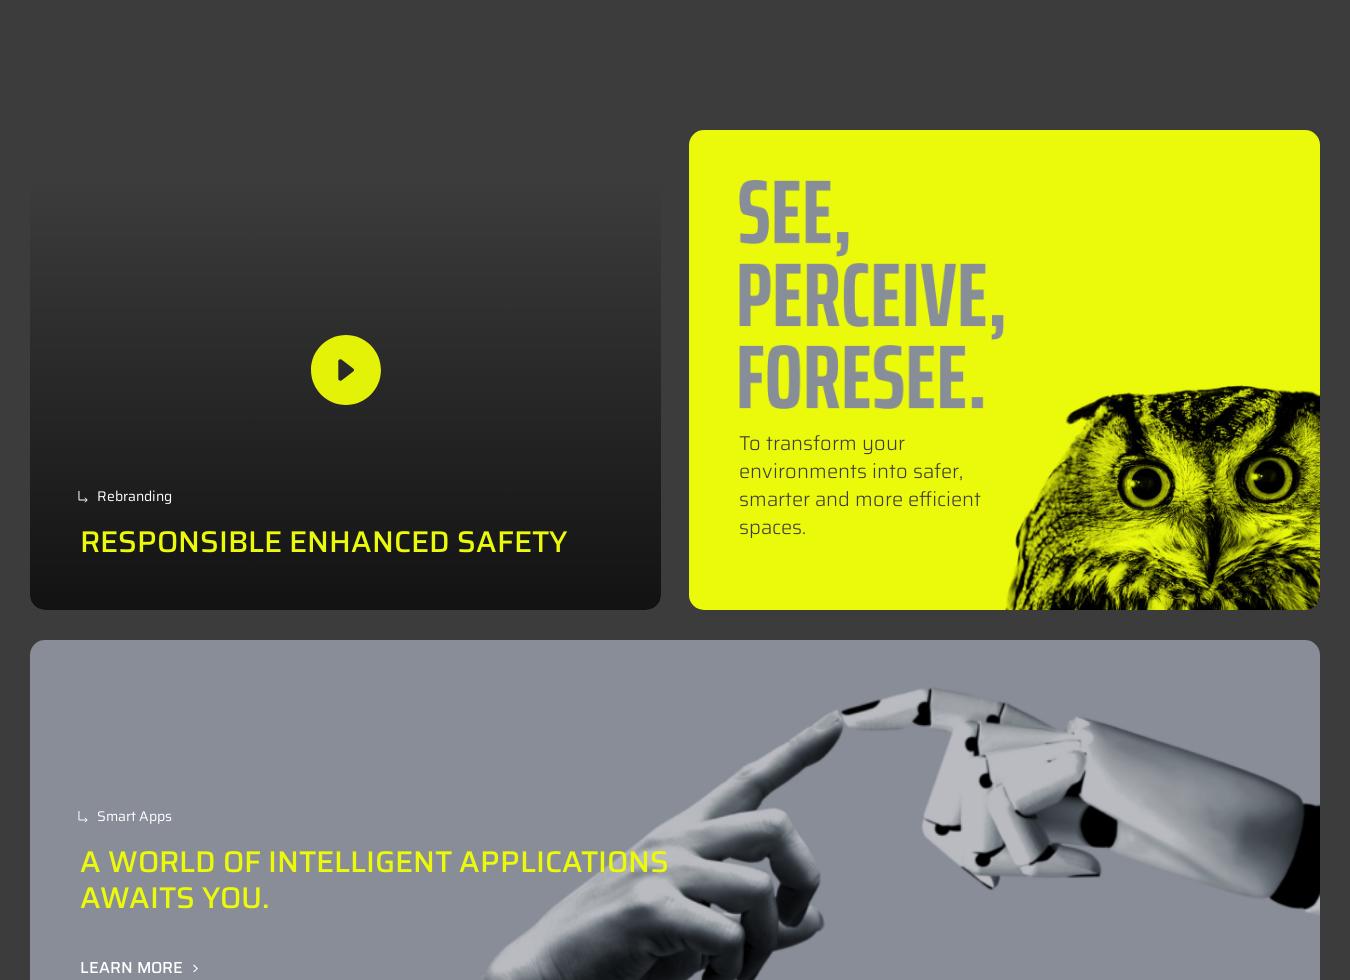 Image resolution: width=1350 pixels, height=980 pixels. I want to click on 'Network', so click(820, 49).